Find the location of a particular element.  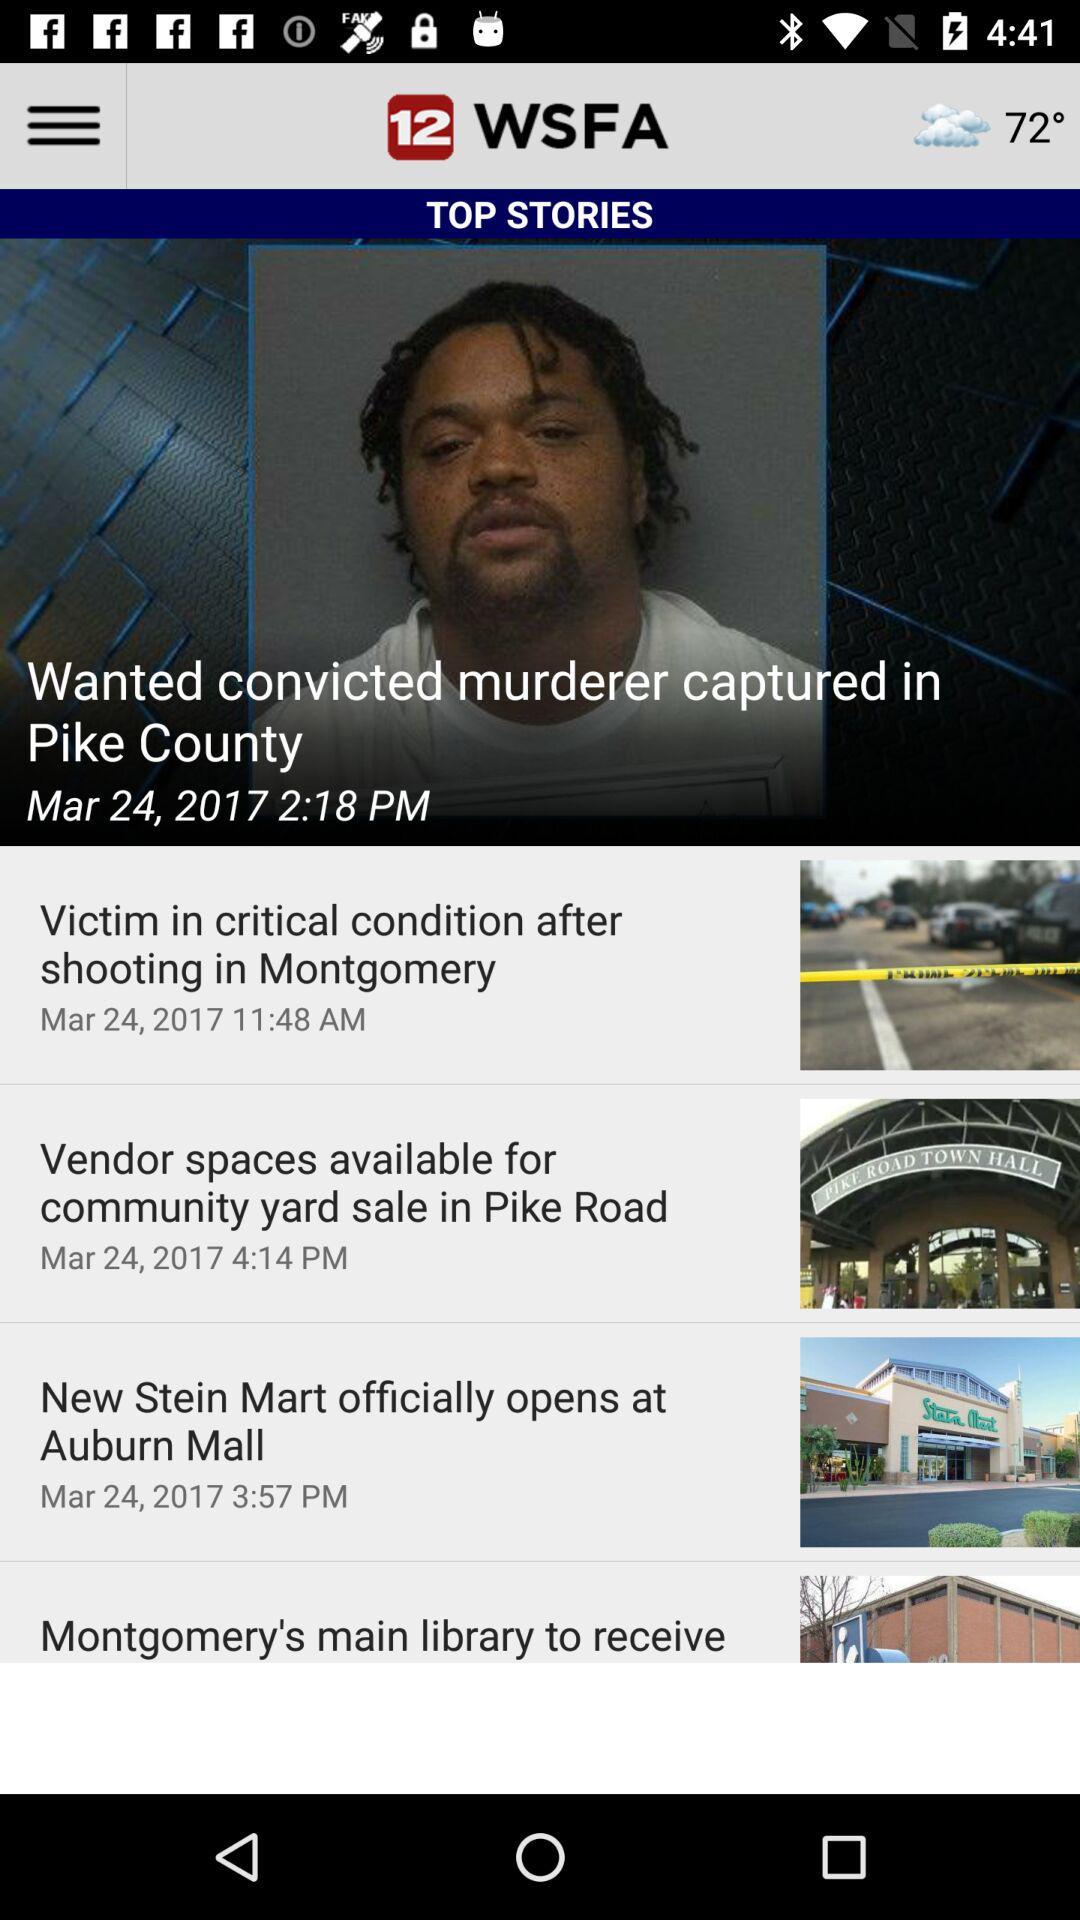

the date_range icon is located at coordinates (540, 124).